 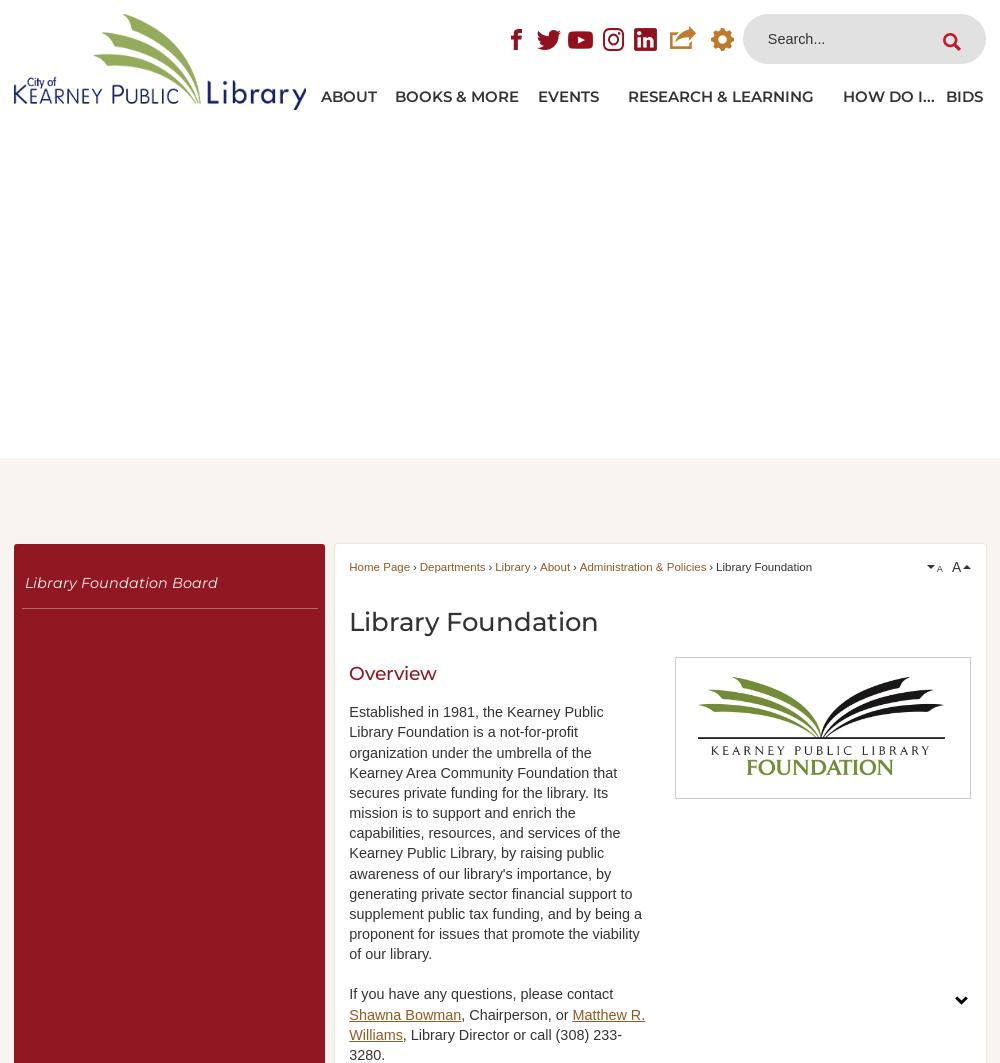 I want to click on ', Library Director or call (308) 233-3280.', so click(x=484, y=1042).